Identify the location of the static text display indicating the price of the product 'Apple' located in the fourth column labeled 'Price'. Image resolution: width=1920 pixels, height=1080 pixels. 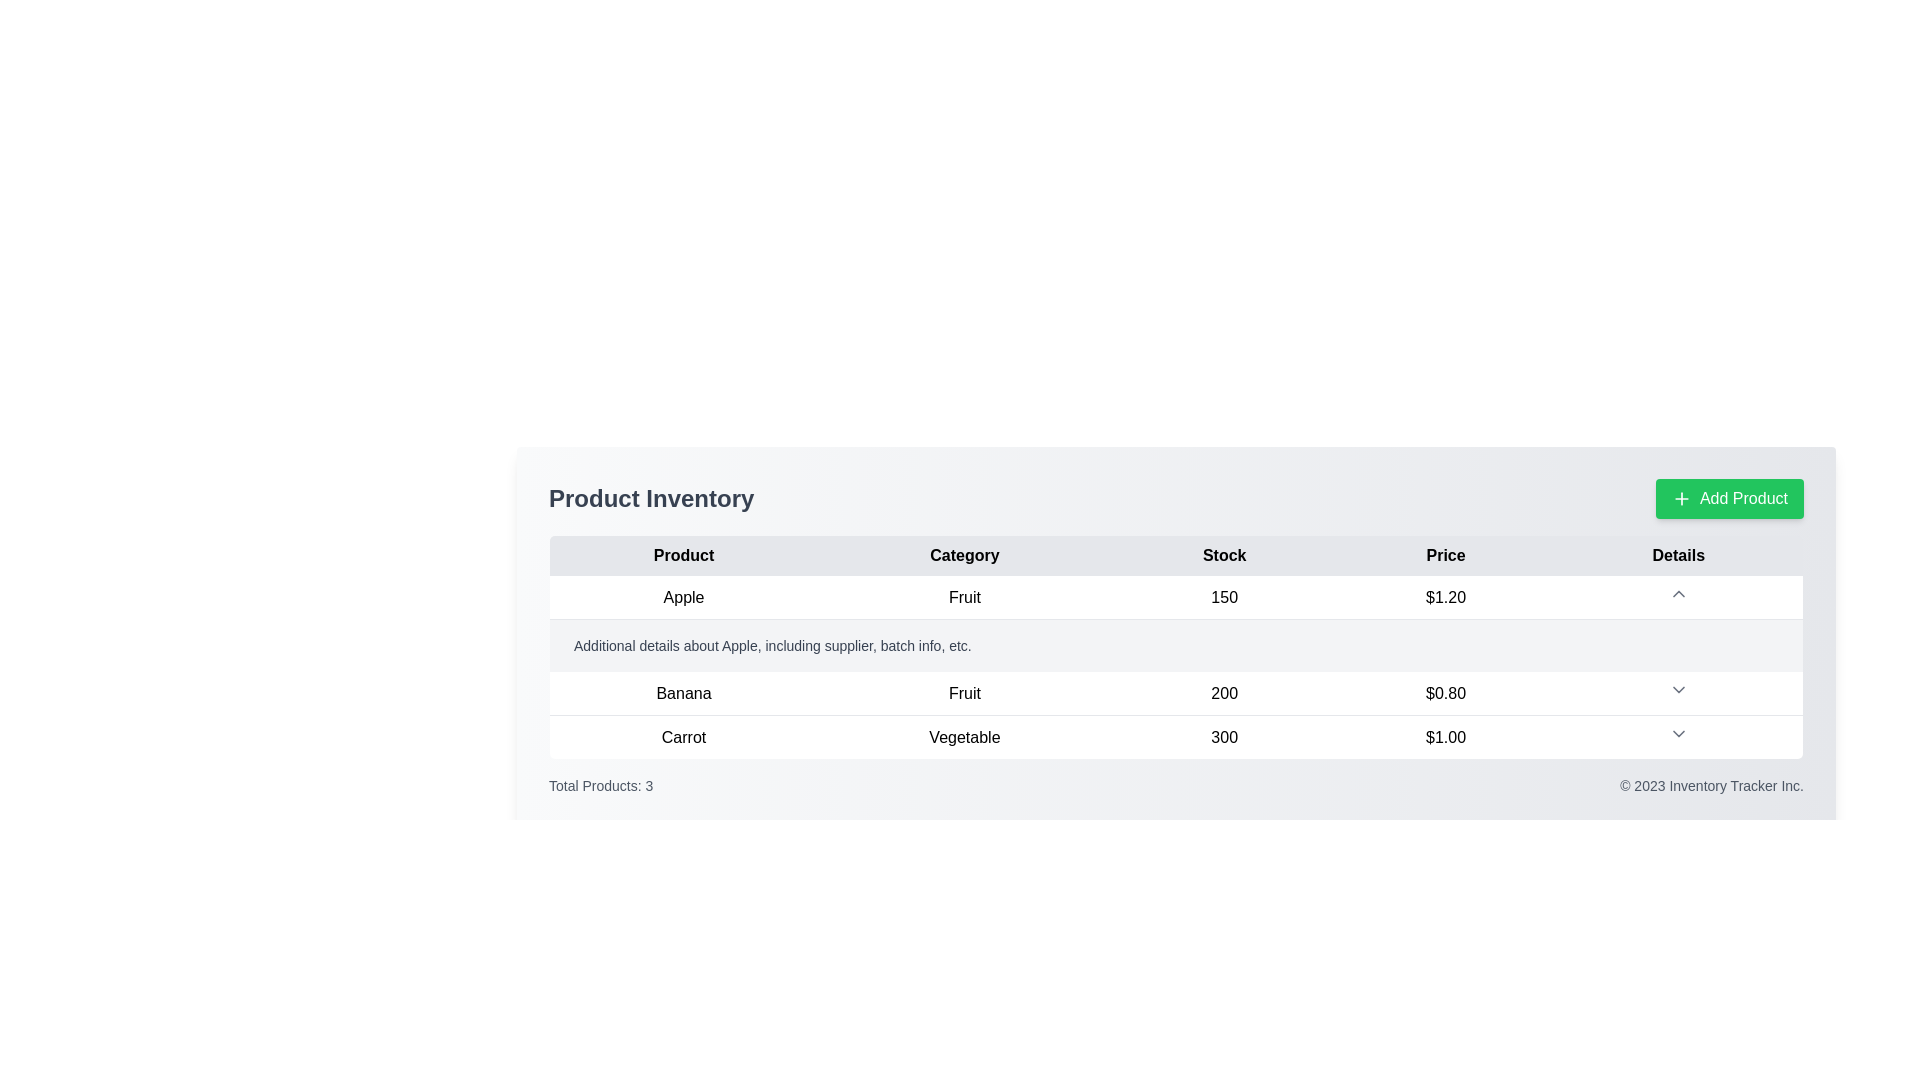
(1446, 596).